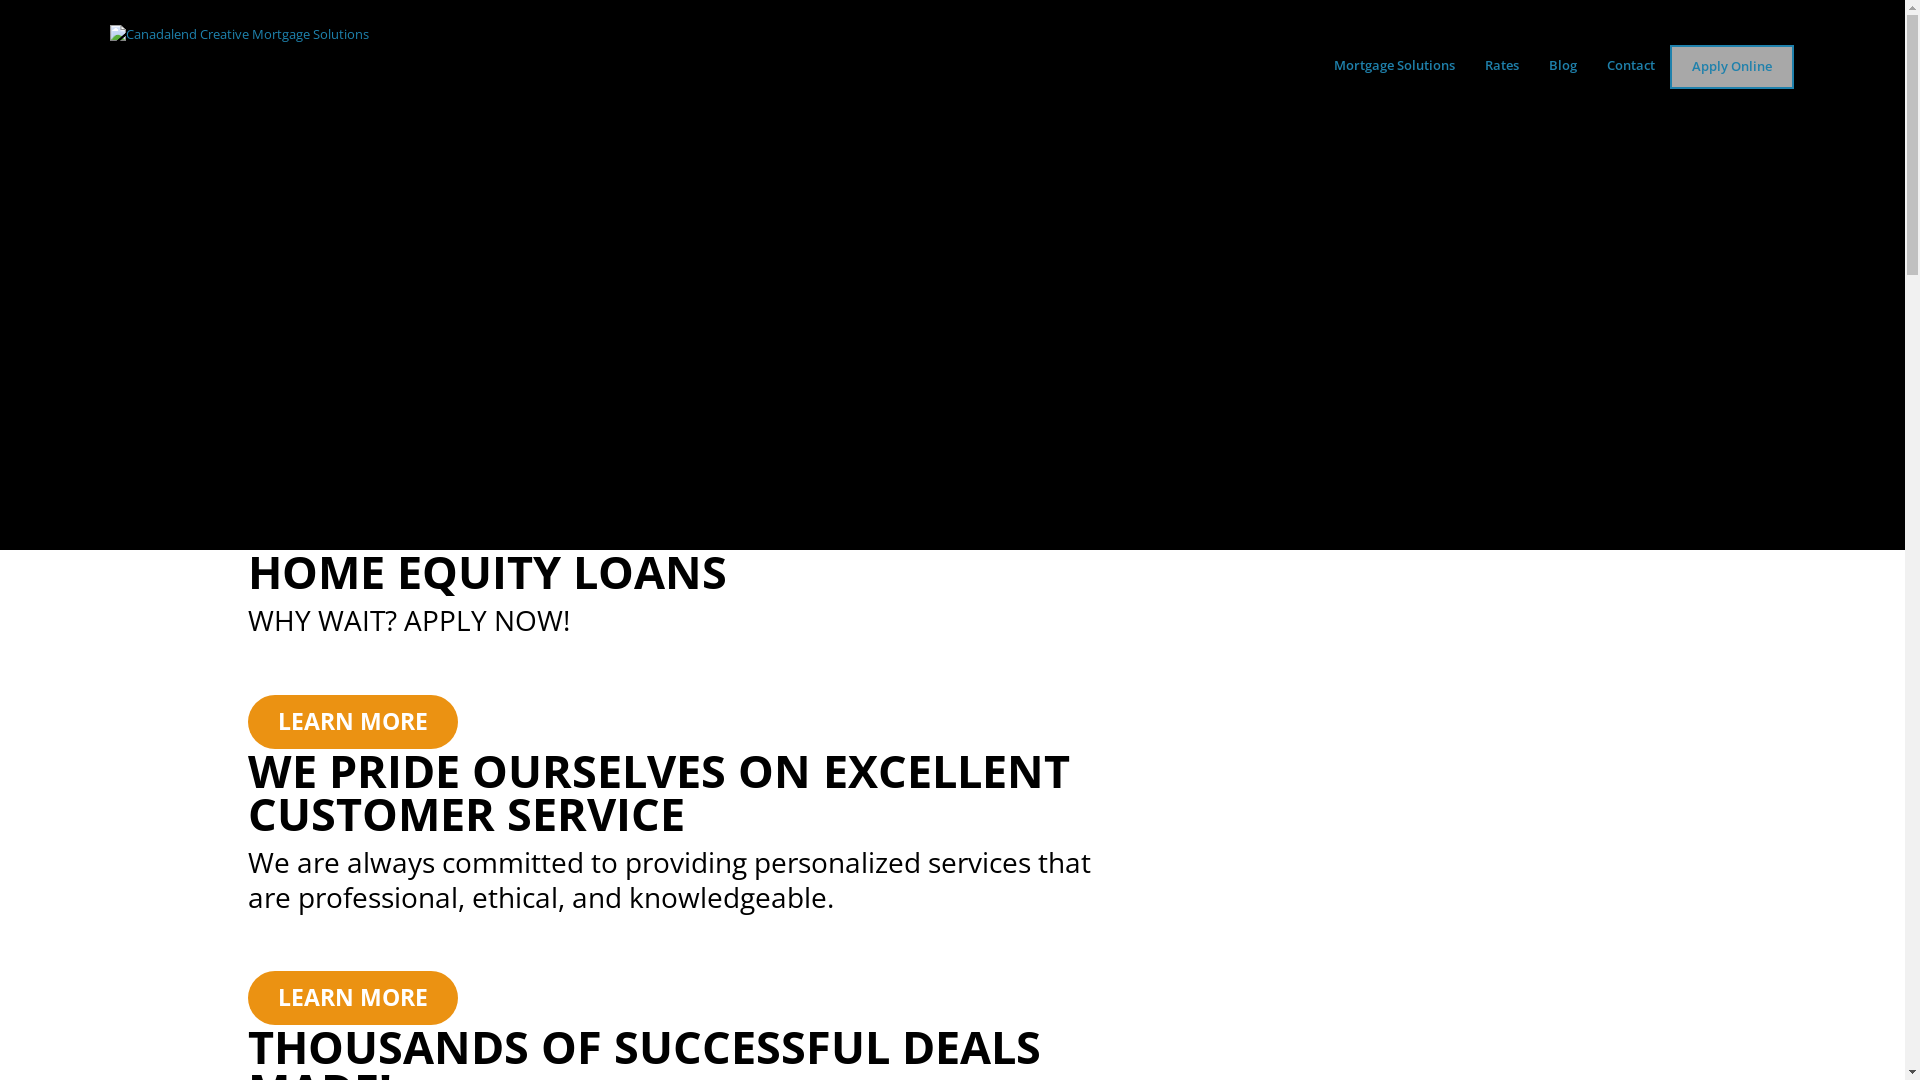 This screenshot has height=1080, width=1920. Describe the element at coordinates (353, 721) in the screenshot. I see `'LEARN MORE'` at that location.